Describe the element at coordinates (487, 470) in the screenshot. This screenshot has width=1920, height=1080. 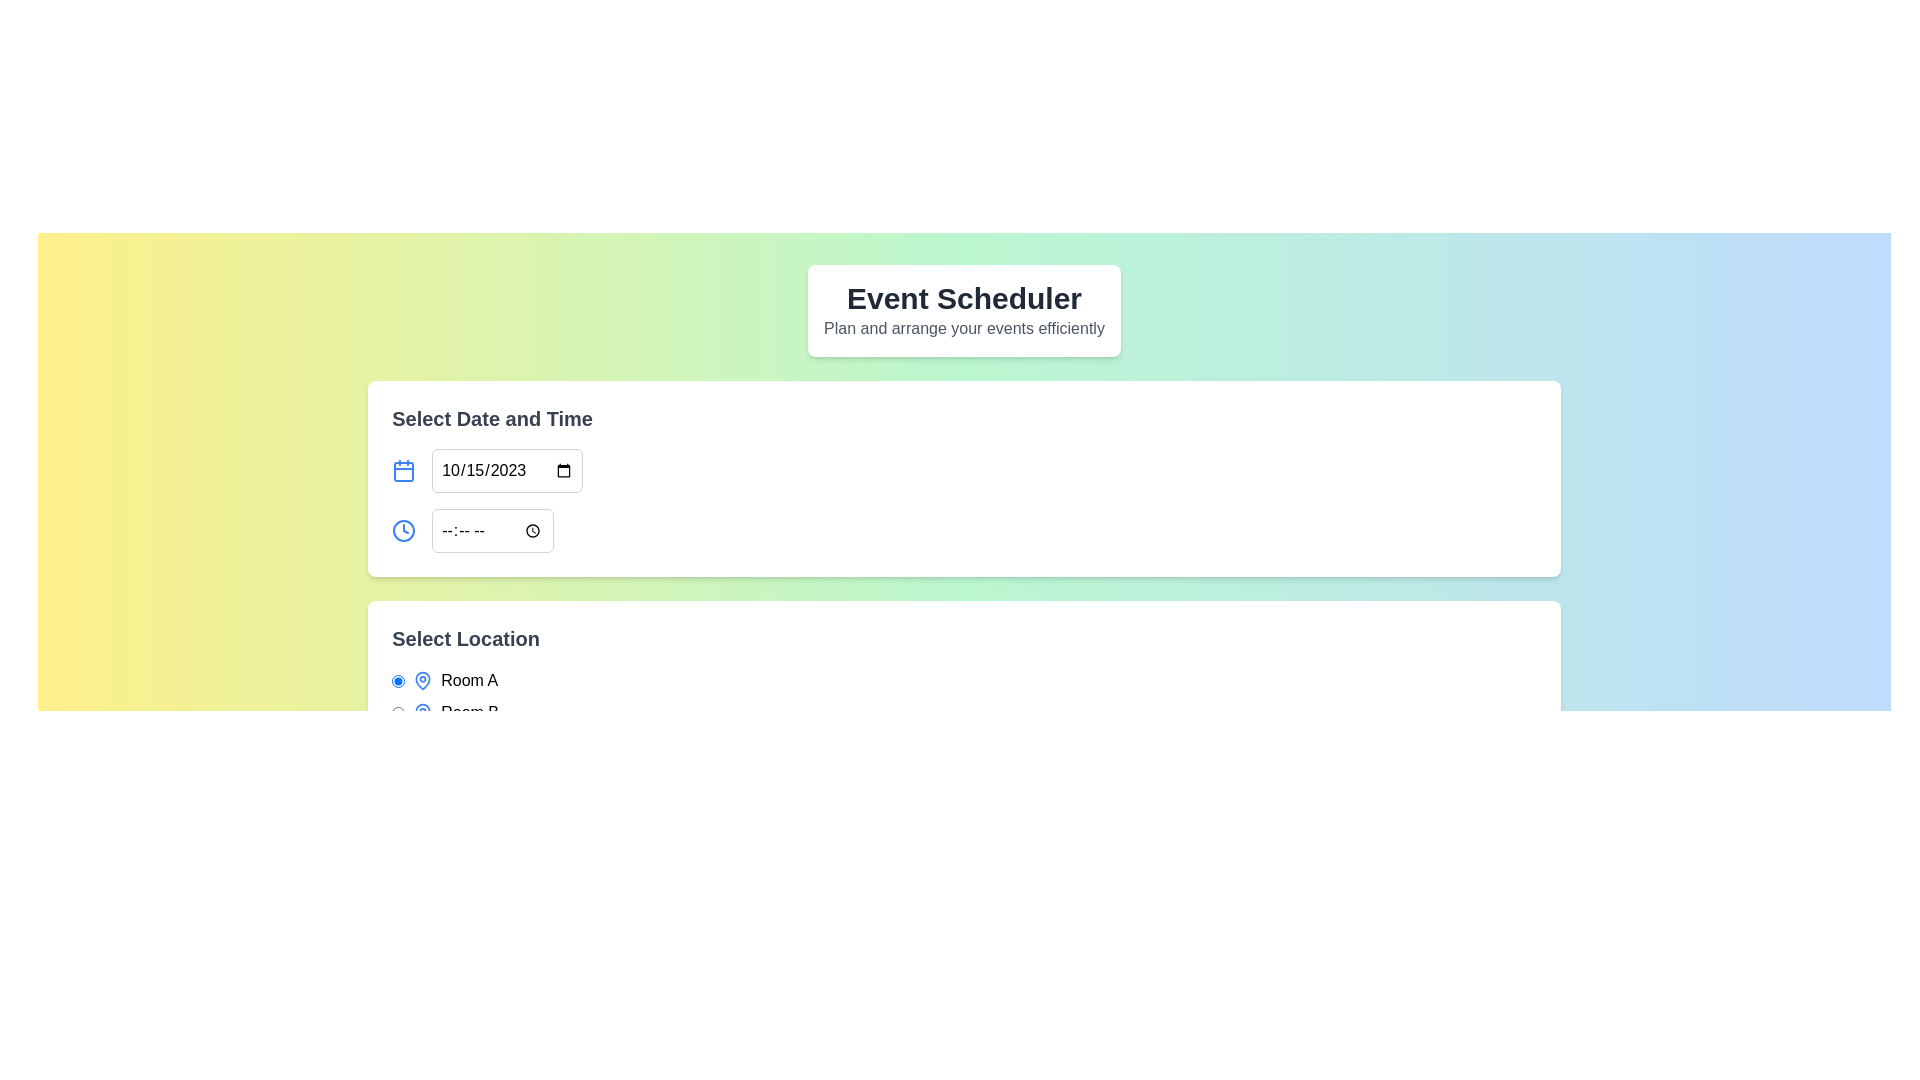
I see `a date using the visual date picker in the Date input field, which is centrally located within the 'Select Date and Time' section, styled with rounded corners and a light gray border` at that location.